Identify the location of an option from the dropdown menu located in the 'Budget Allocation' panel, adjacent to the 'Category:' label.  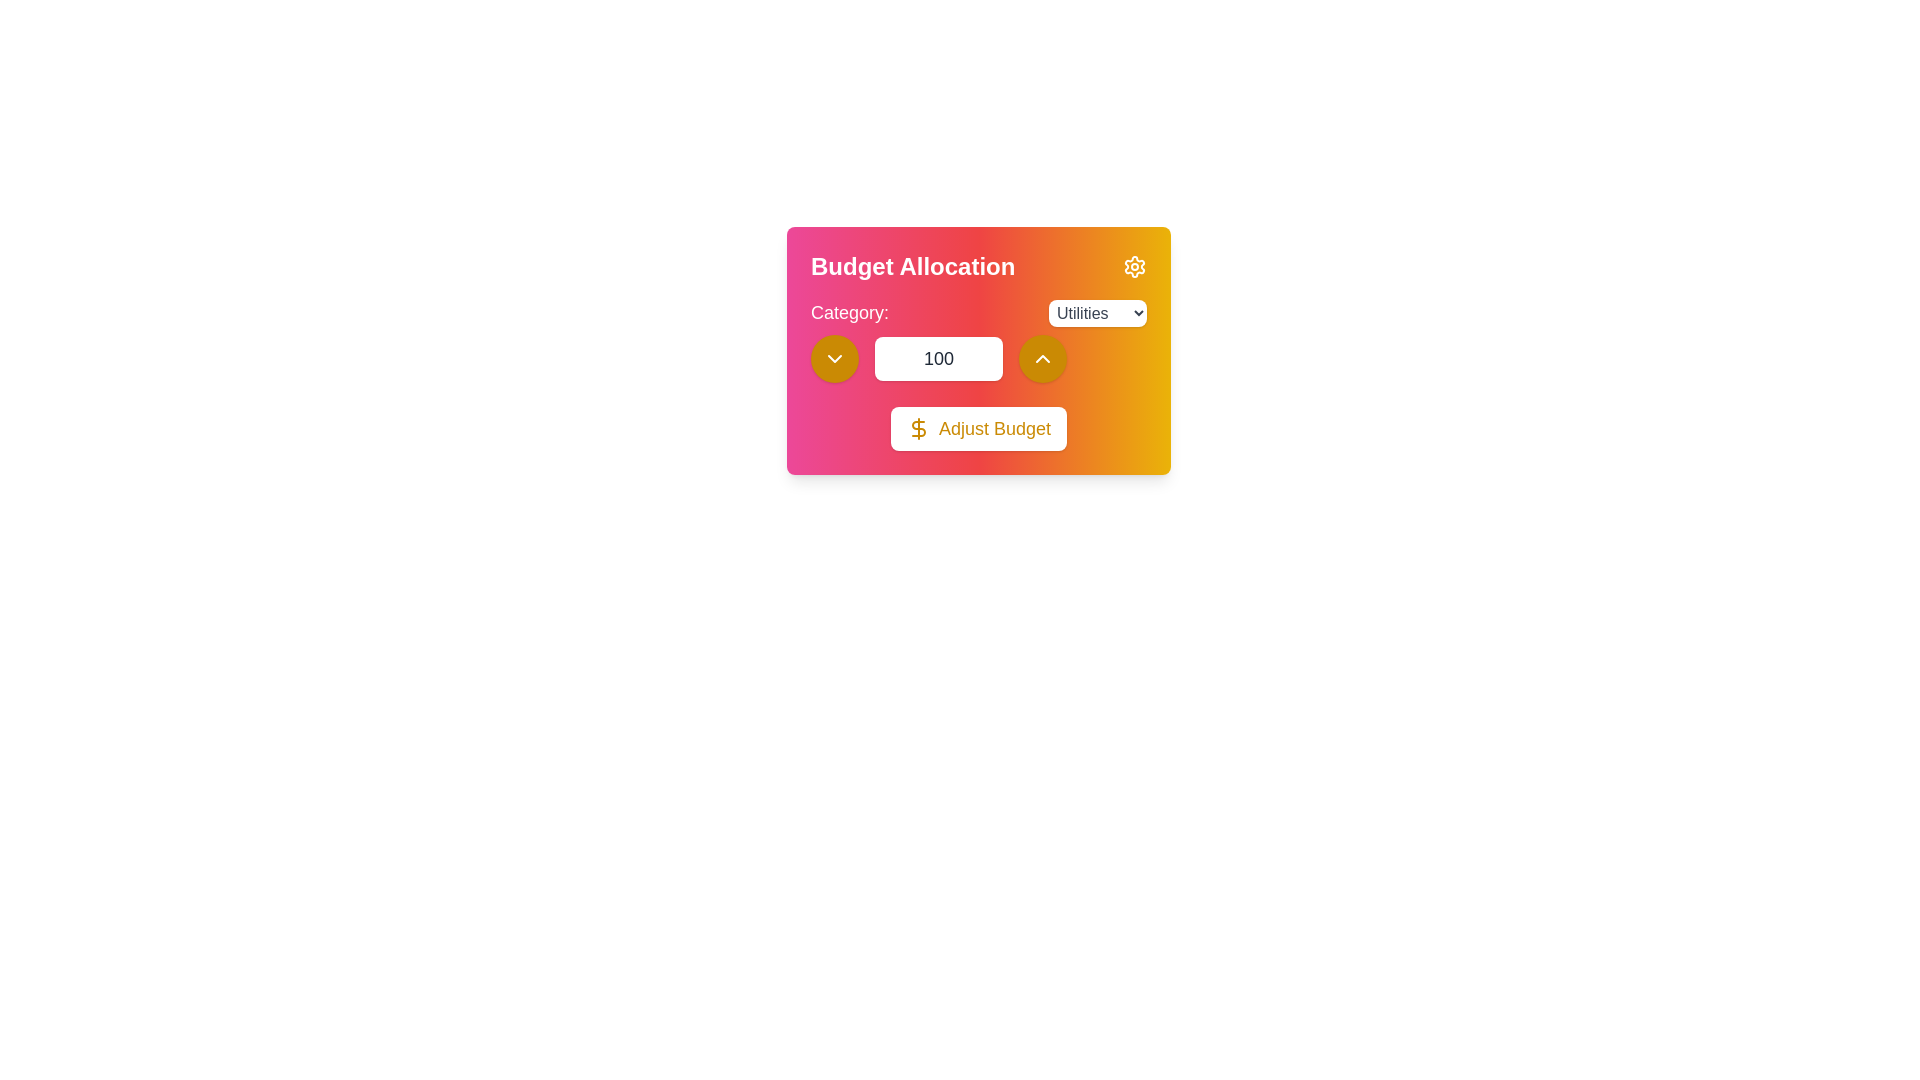
(1097, 312).